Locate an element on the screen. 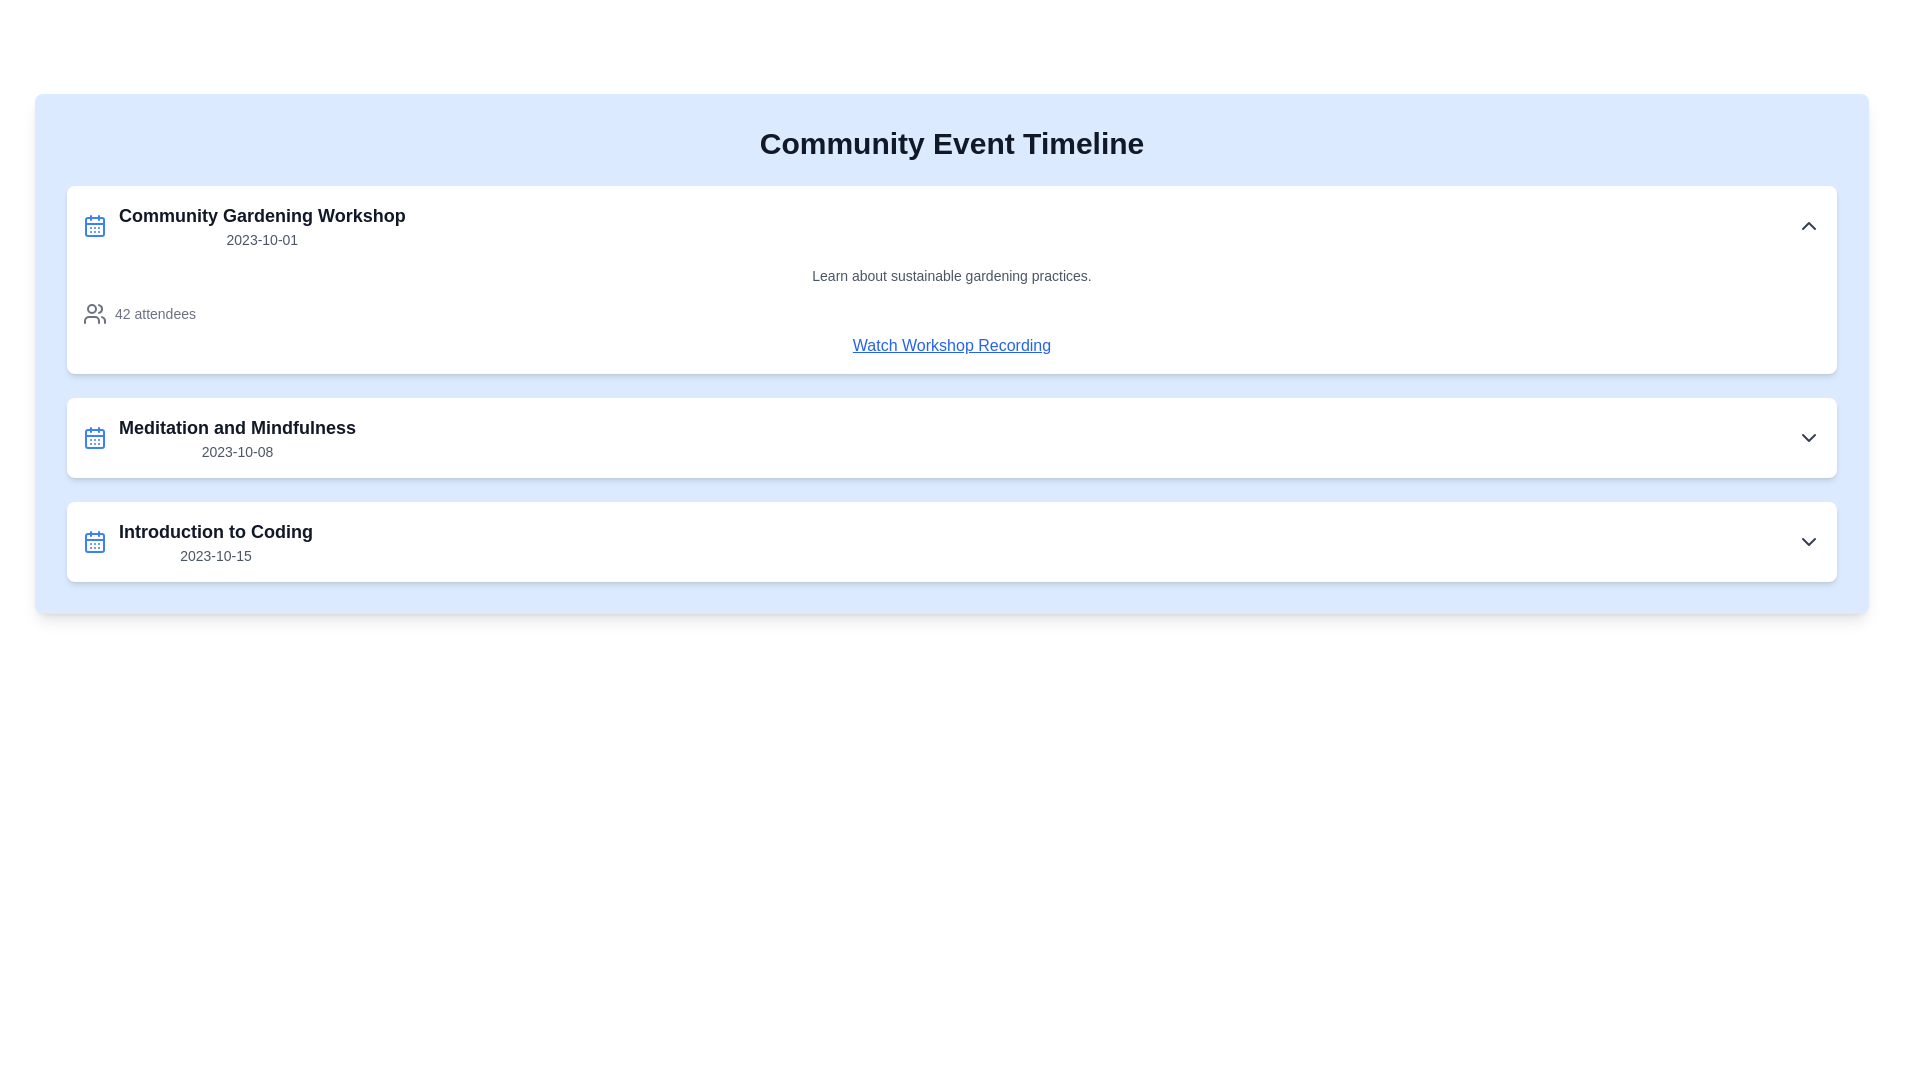 The width and height of the screenshot is (1920, 1080). text content of the descriptive label for the event located in the third entry of the 'Community Event Timeline' list, below the 'Meditation and Mindfulness' card is located at coordinates (216, 542).